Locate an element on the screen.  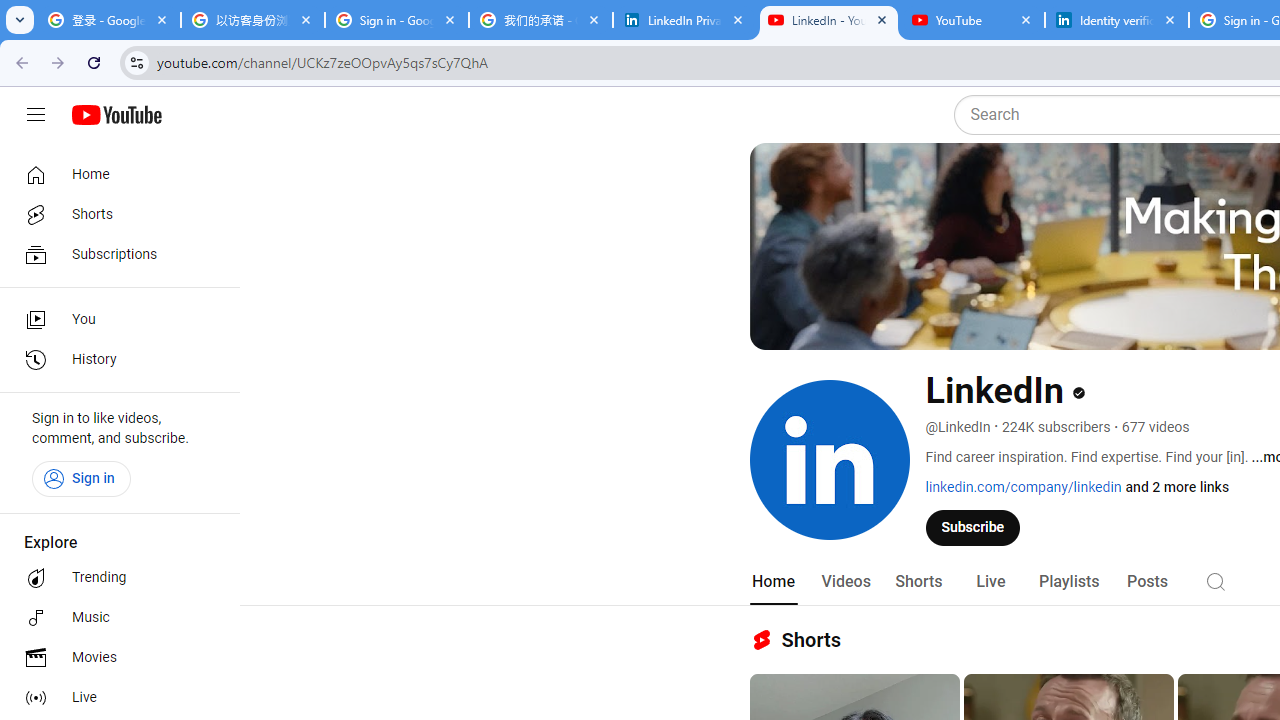
'LinkedIn - YouTube' is located at coordinates (828, 20).